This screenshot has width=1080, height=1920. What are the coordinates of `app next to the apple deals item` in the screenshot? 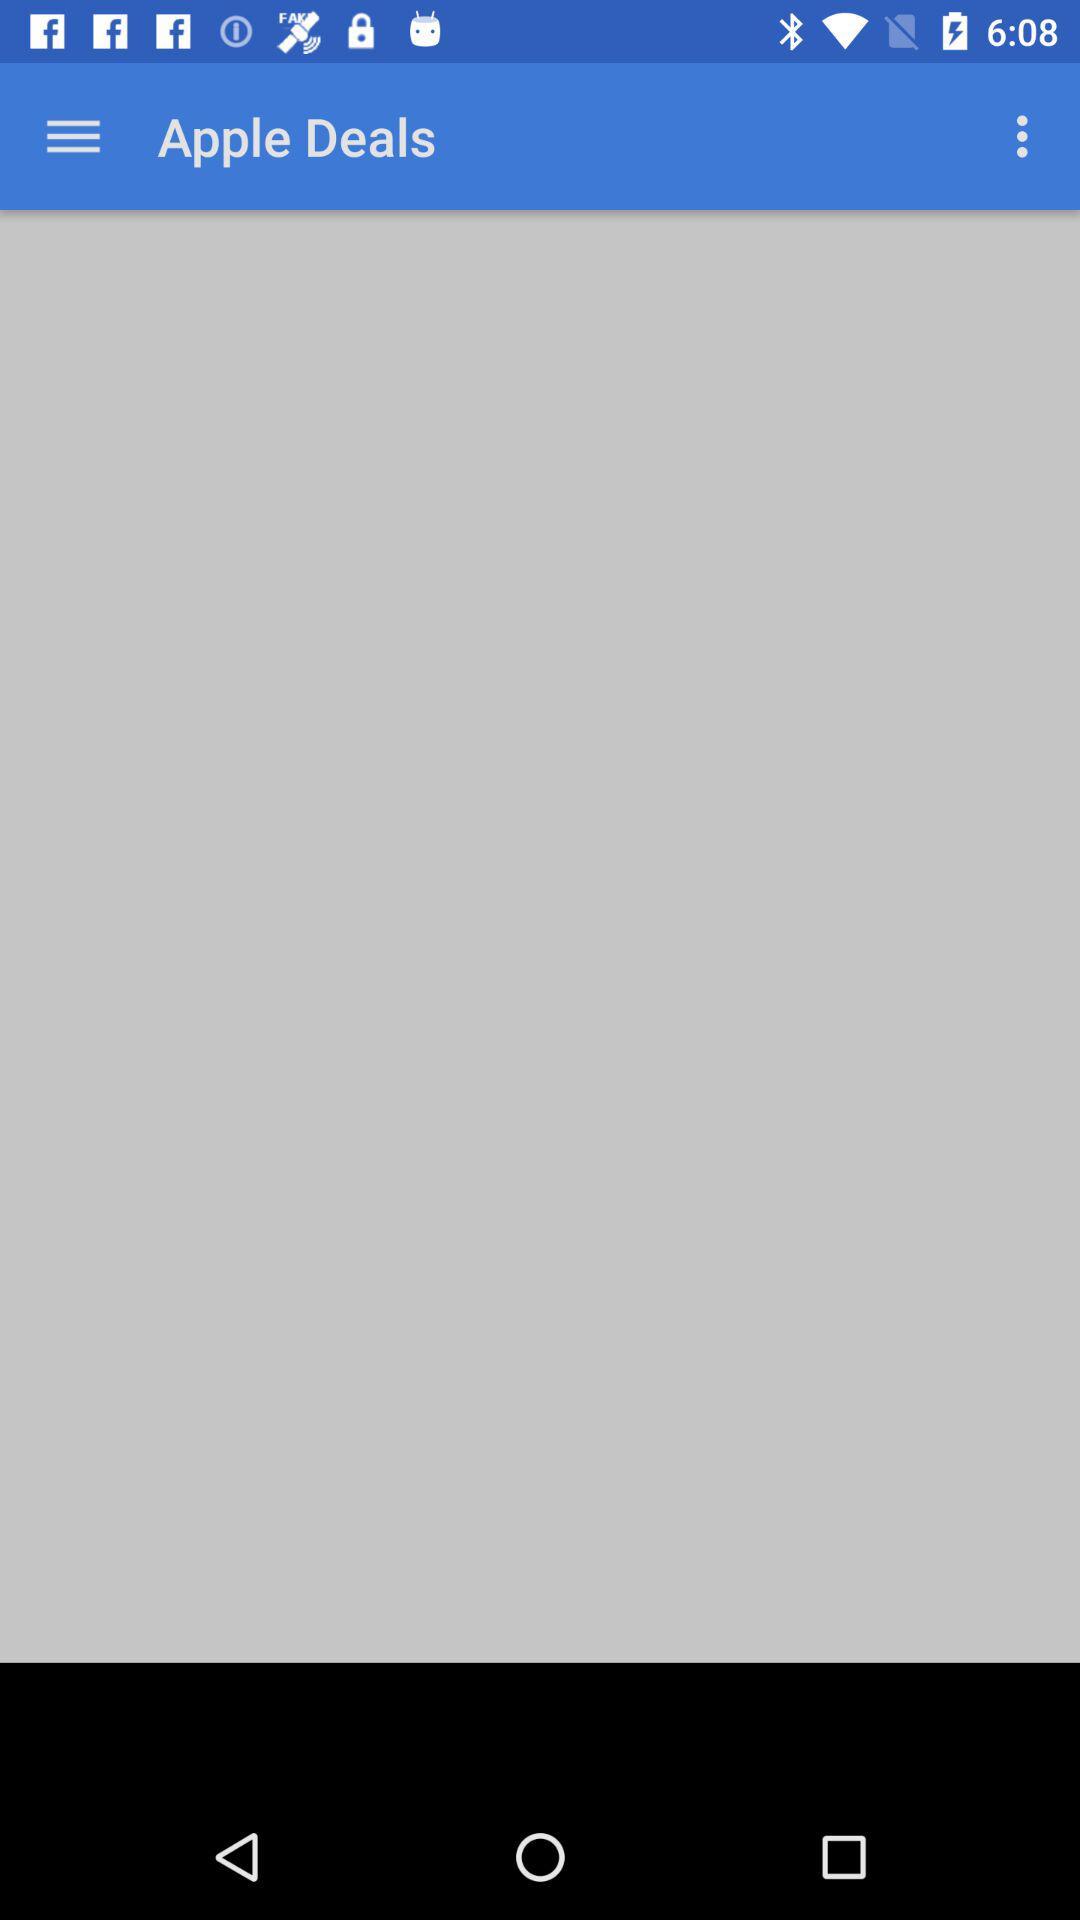 It's located at (1027, 135).